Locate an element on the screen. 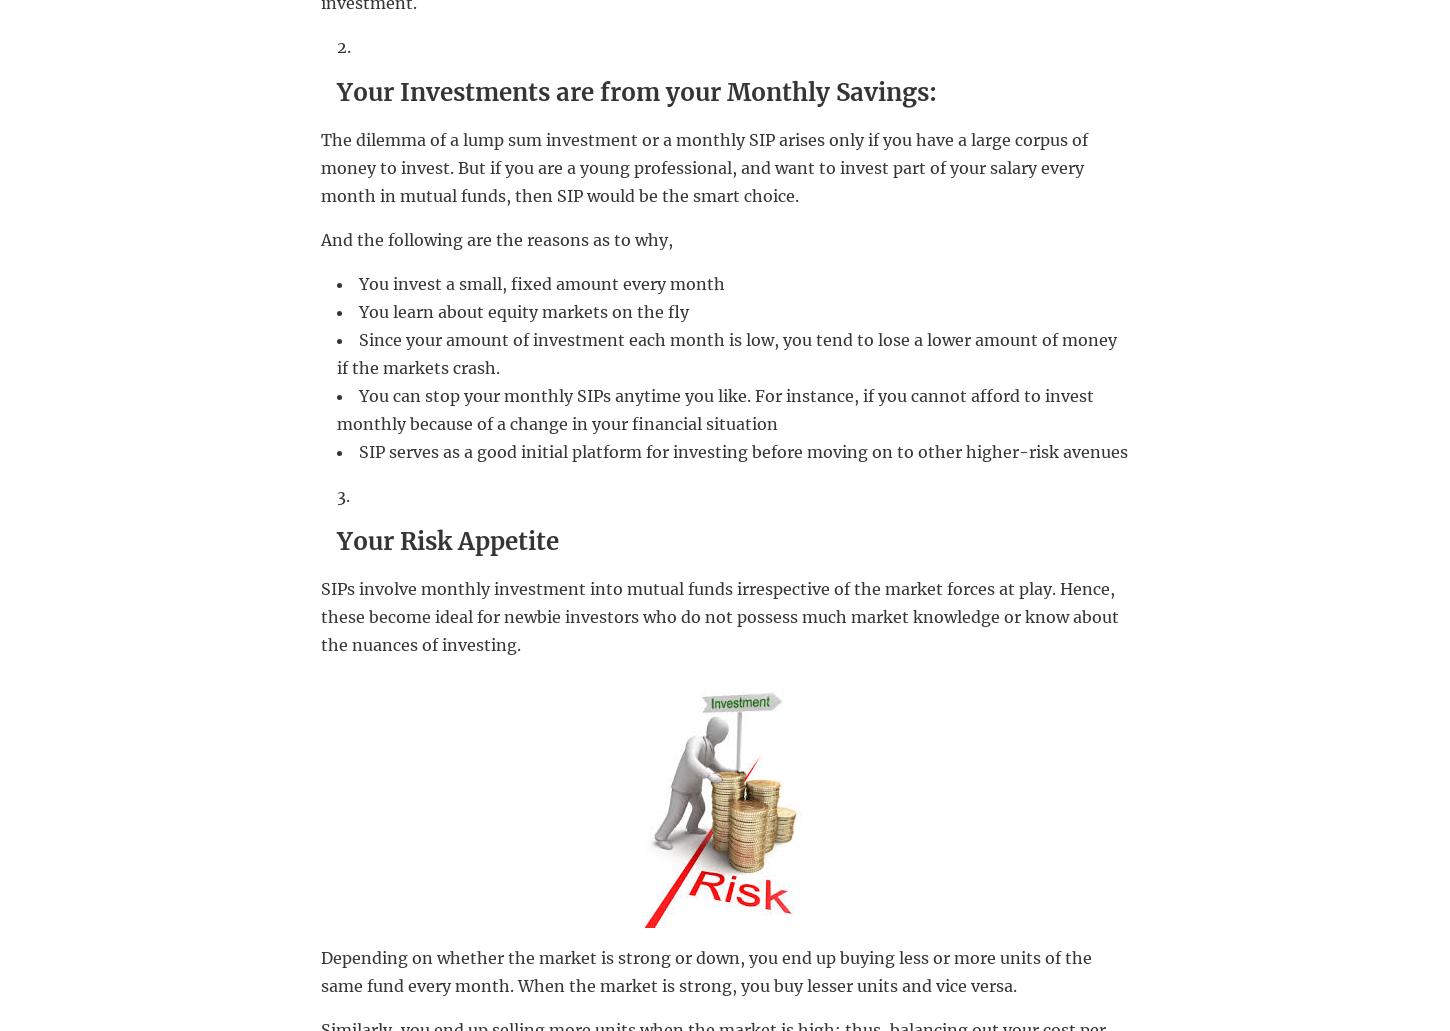  'Best Women Soccer Players' is located at coordinates (793, 605).